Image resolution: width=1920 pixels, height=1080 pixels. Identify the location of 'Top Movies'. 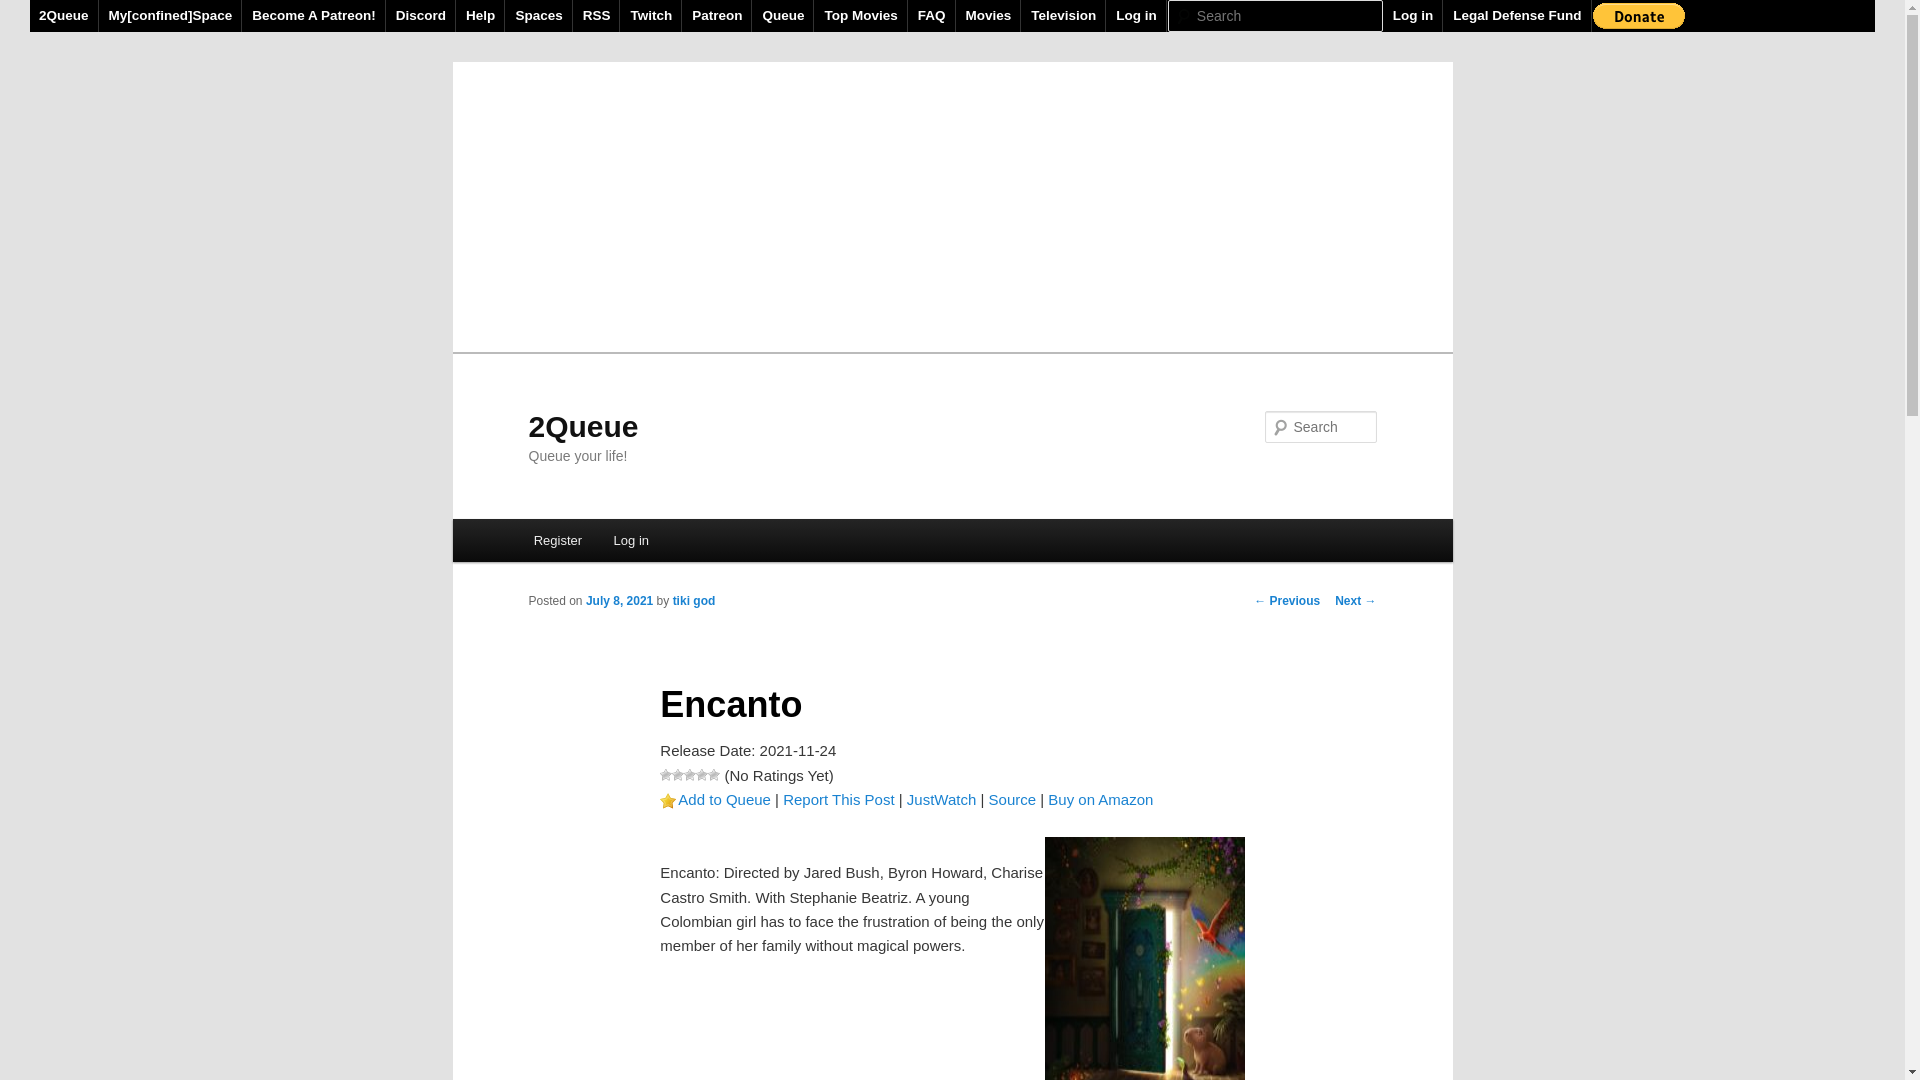
(860, 15).